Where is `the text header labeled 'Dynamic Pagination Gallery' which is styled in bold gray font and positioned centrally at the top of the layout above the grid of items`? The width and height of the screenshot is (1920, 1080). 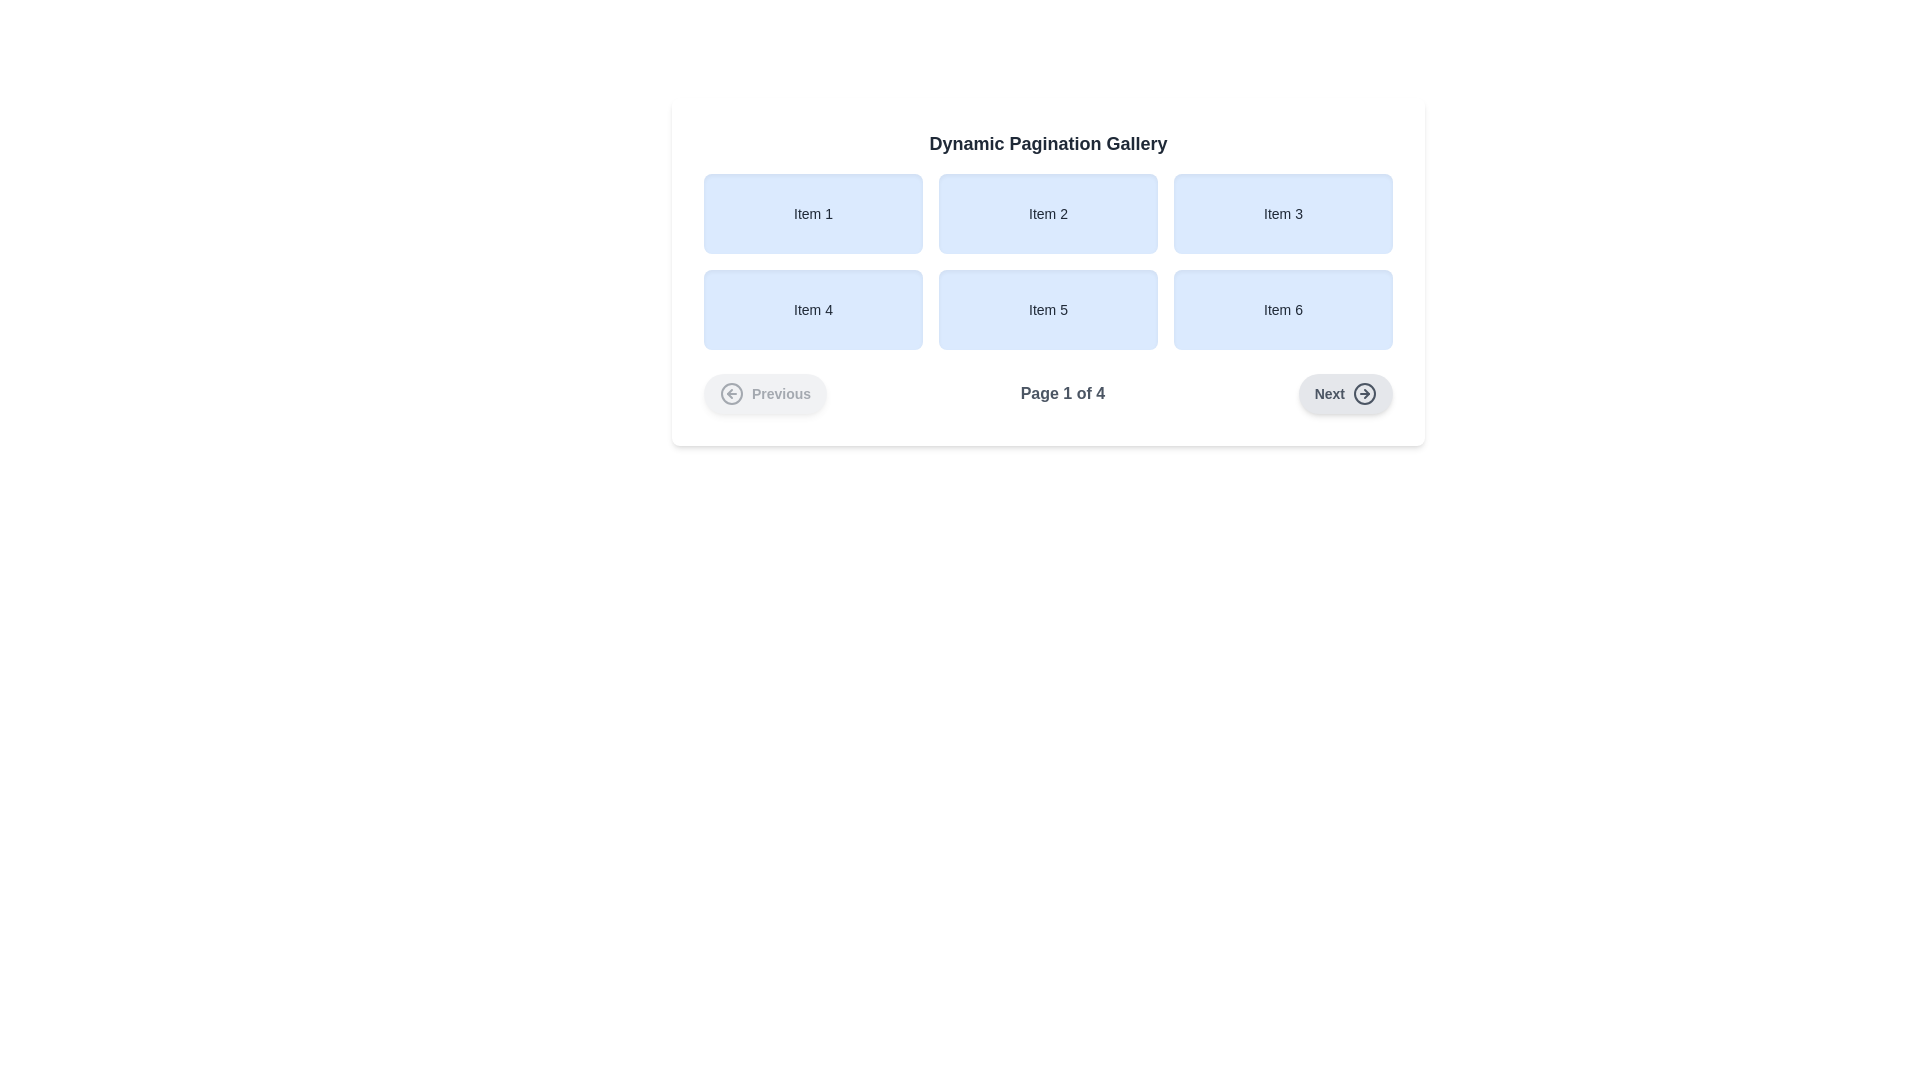 the text header labeled 'Dynamic Pagination Gallery' which is styled in bold gray font and positioned centrally at the top of the layout above the grid of items is located at coordinates (1047, 142).